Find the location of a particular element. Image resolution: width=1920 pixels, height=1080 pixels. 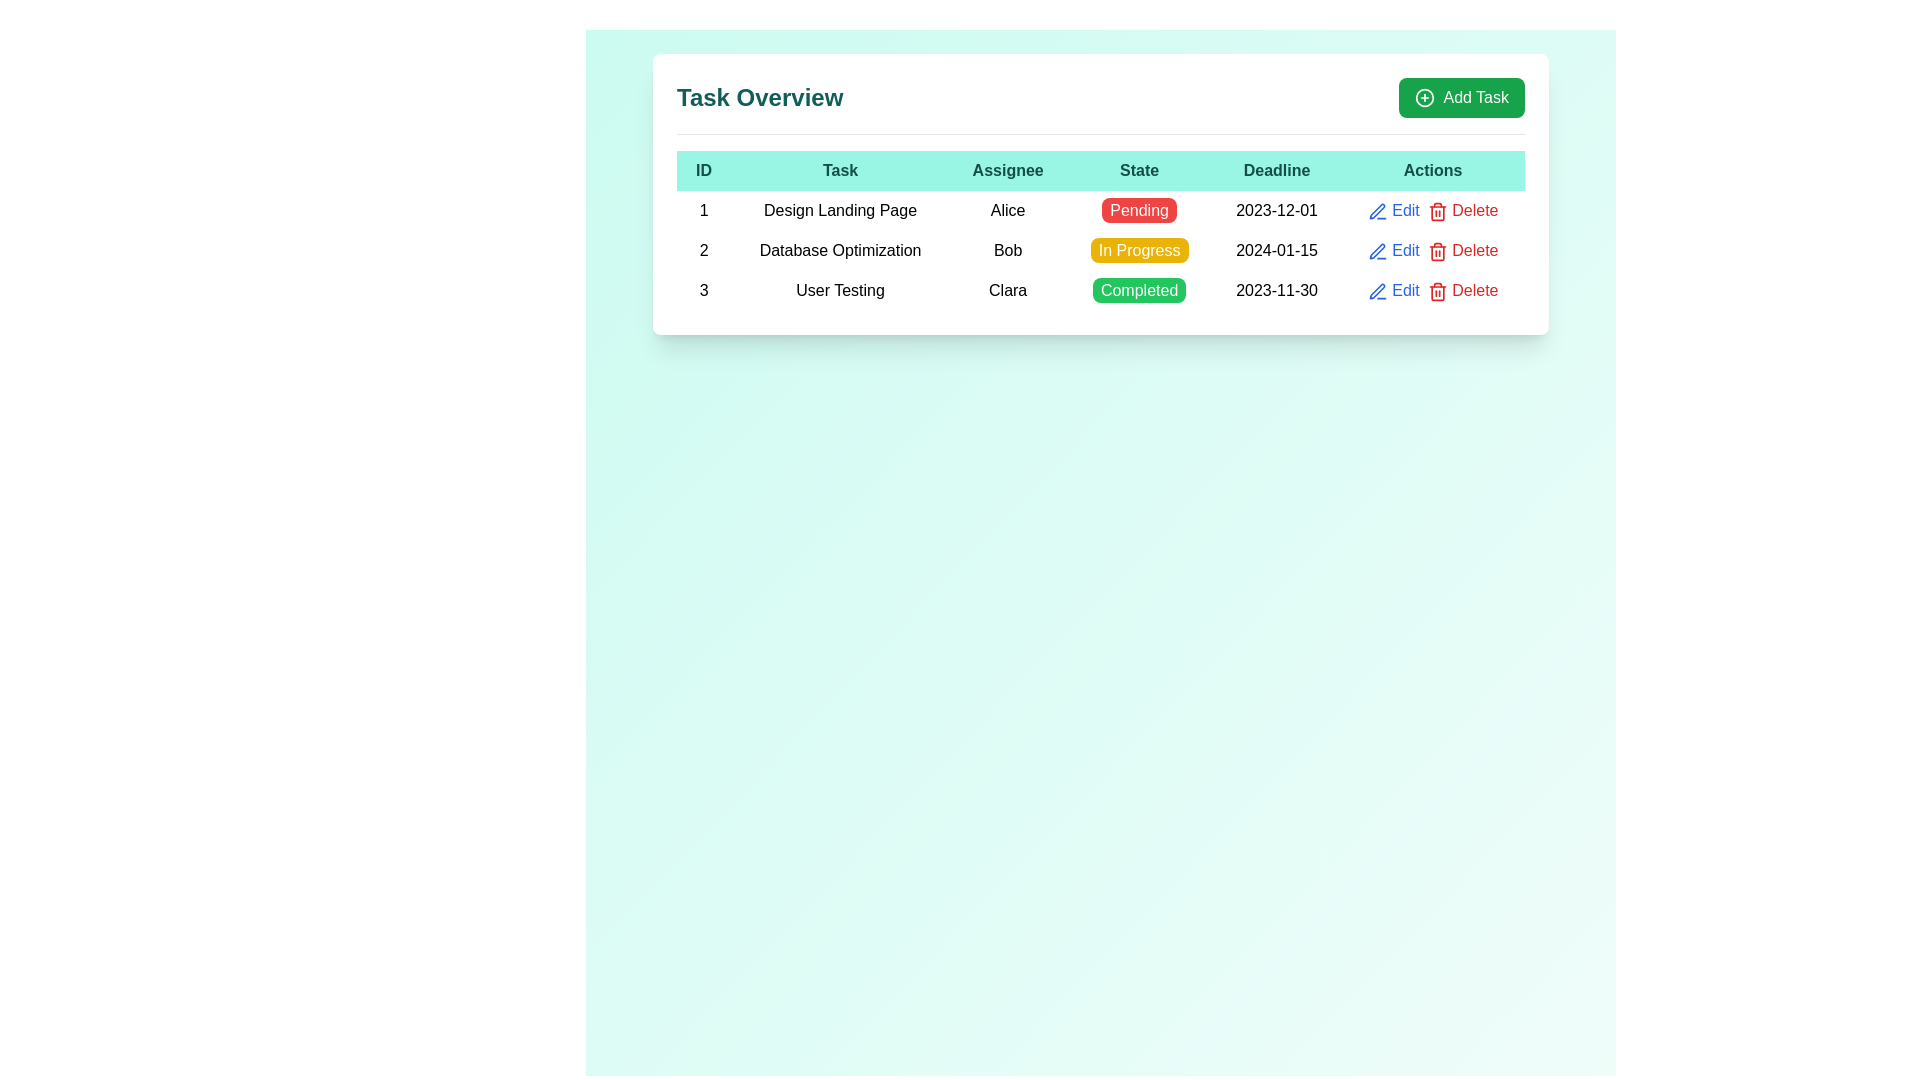

the Text Label that identifies the task in the first column of the second row in the 'Task Overview' table is located at coordinates (704, 249).